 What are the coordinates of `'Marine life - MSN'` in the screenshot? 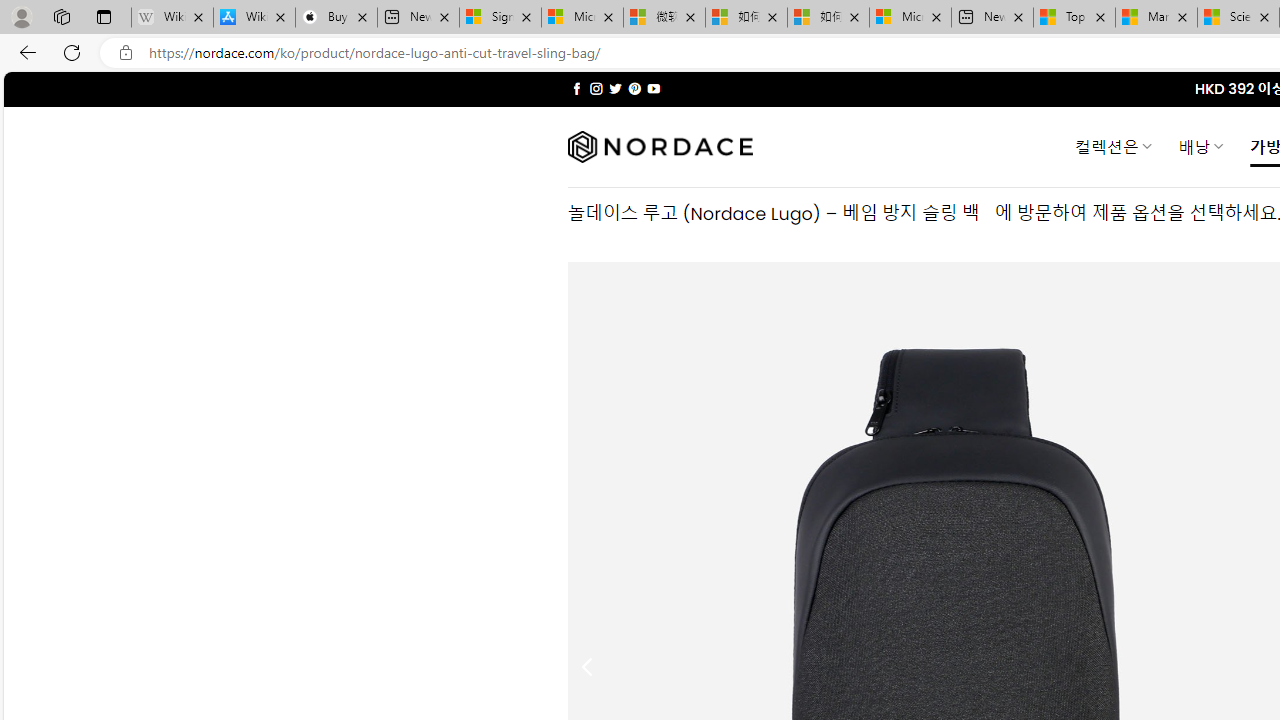 It's located at (1156, 17).